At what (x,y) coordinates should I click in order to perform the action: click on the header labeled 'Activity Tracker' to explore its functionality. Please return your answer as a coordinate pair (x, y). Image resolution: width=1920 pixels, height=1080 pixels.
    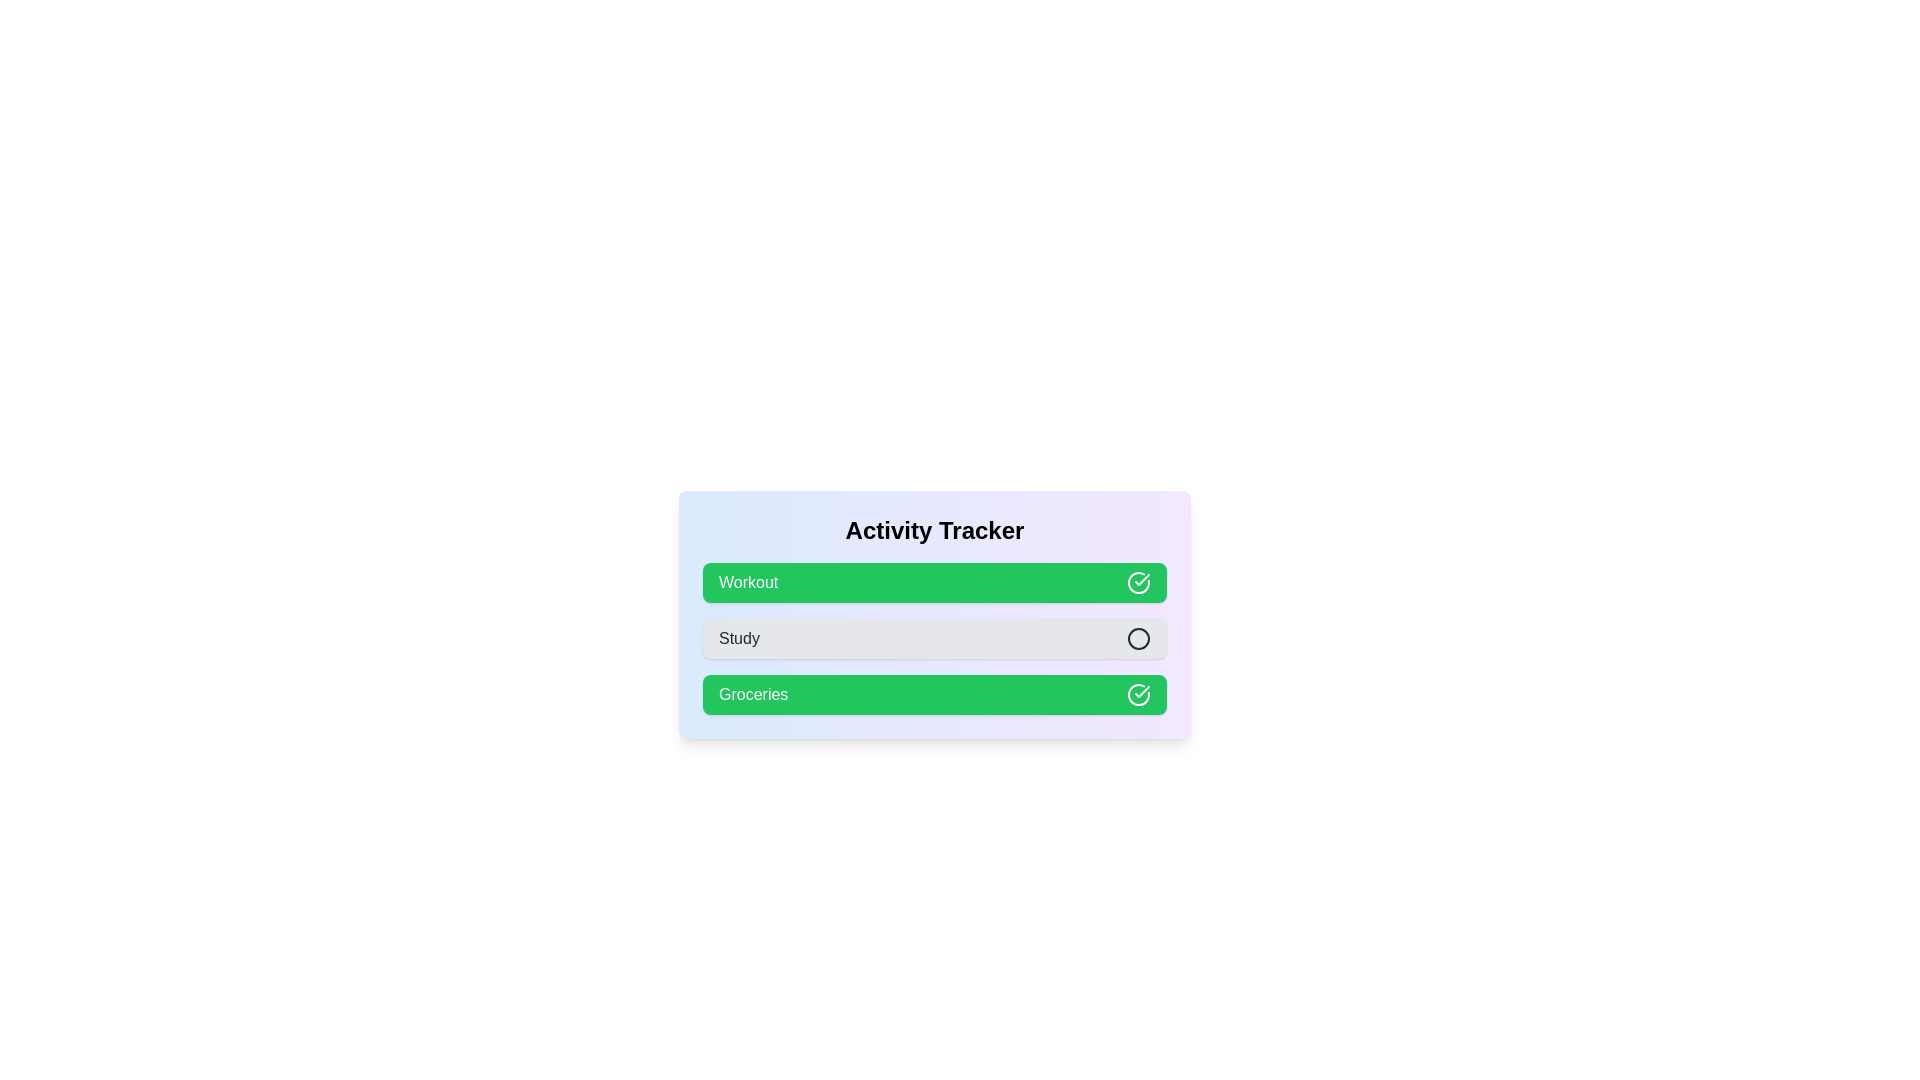
    Looking at the image, I should click on (934, 530).